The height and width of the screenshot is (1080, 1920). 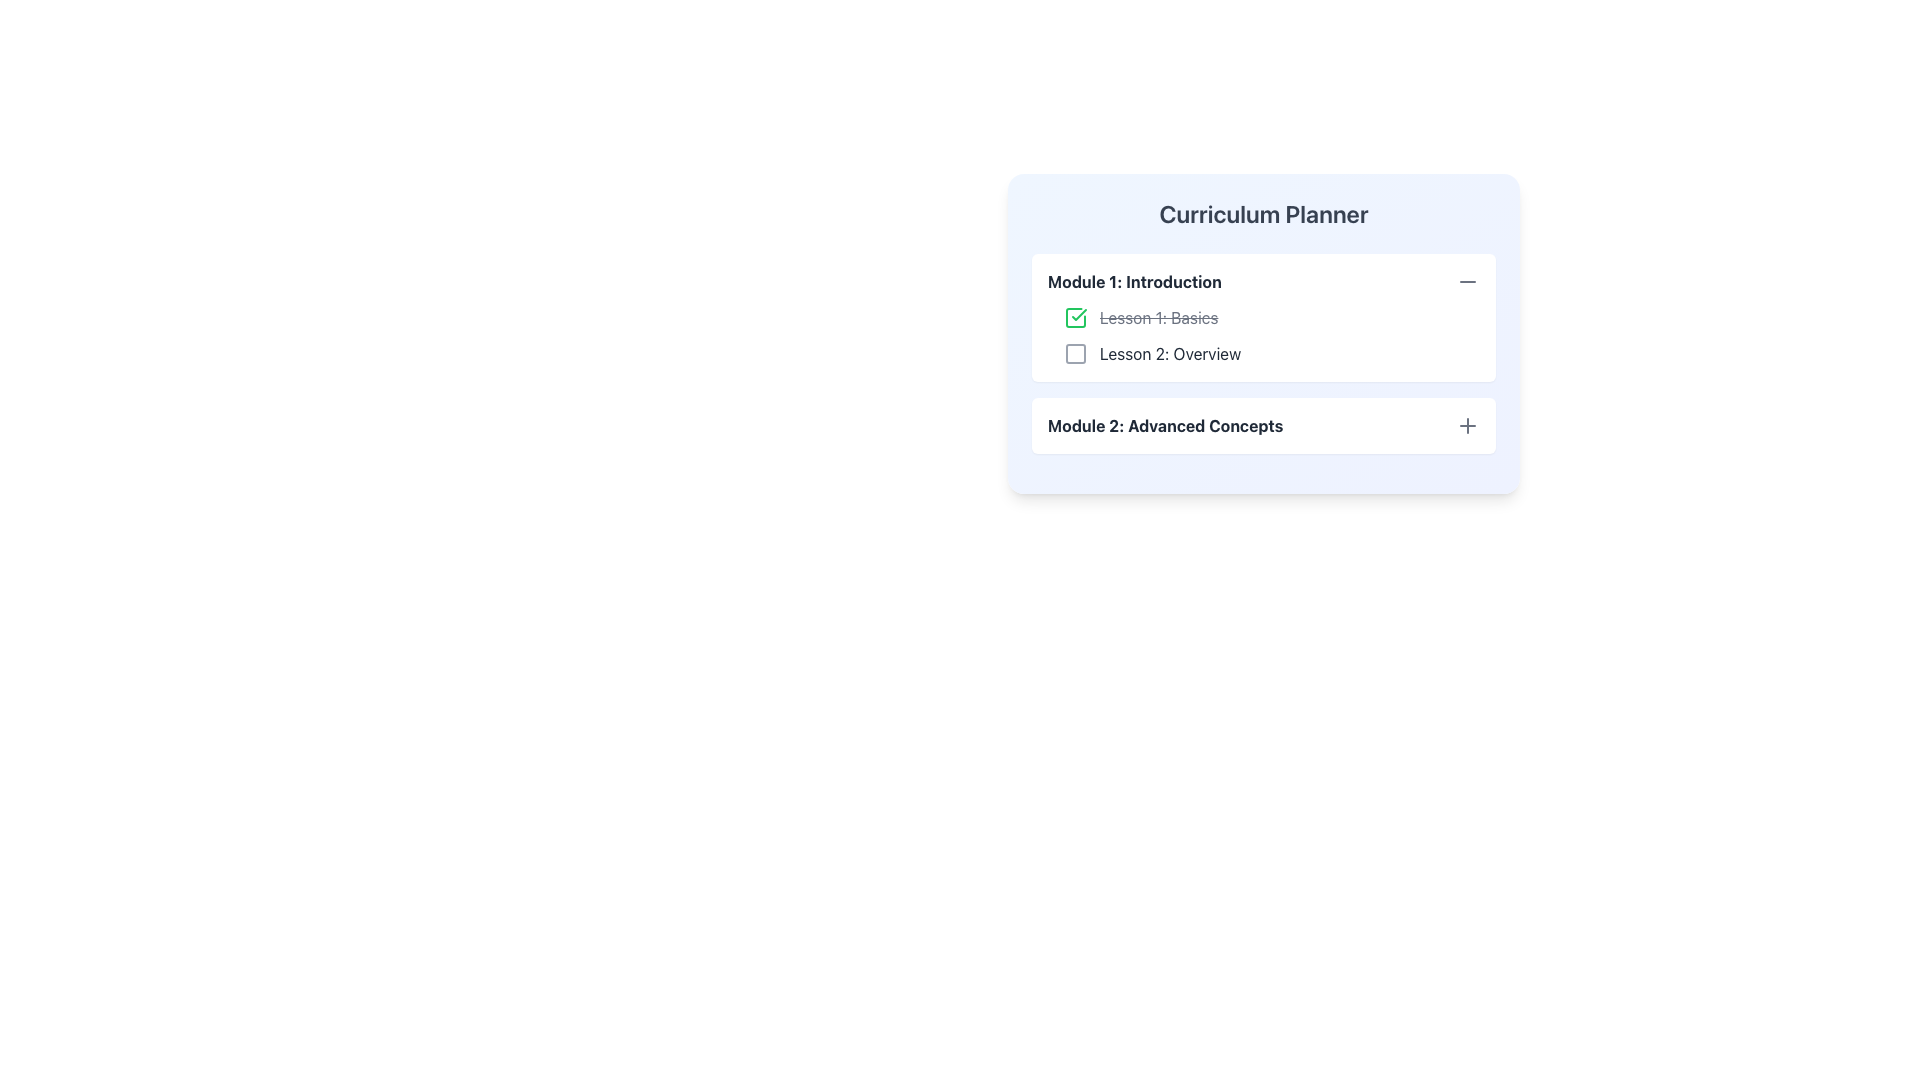 I want to click on the lesson entries in the vertical list within 'Module 1: Introduction', so click(x=1262, y=334).